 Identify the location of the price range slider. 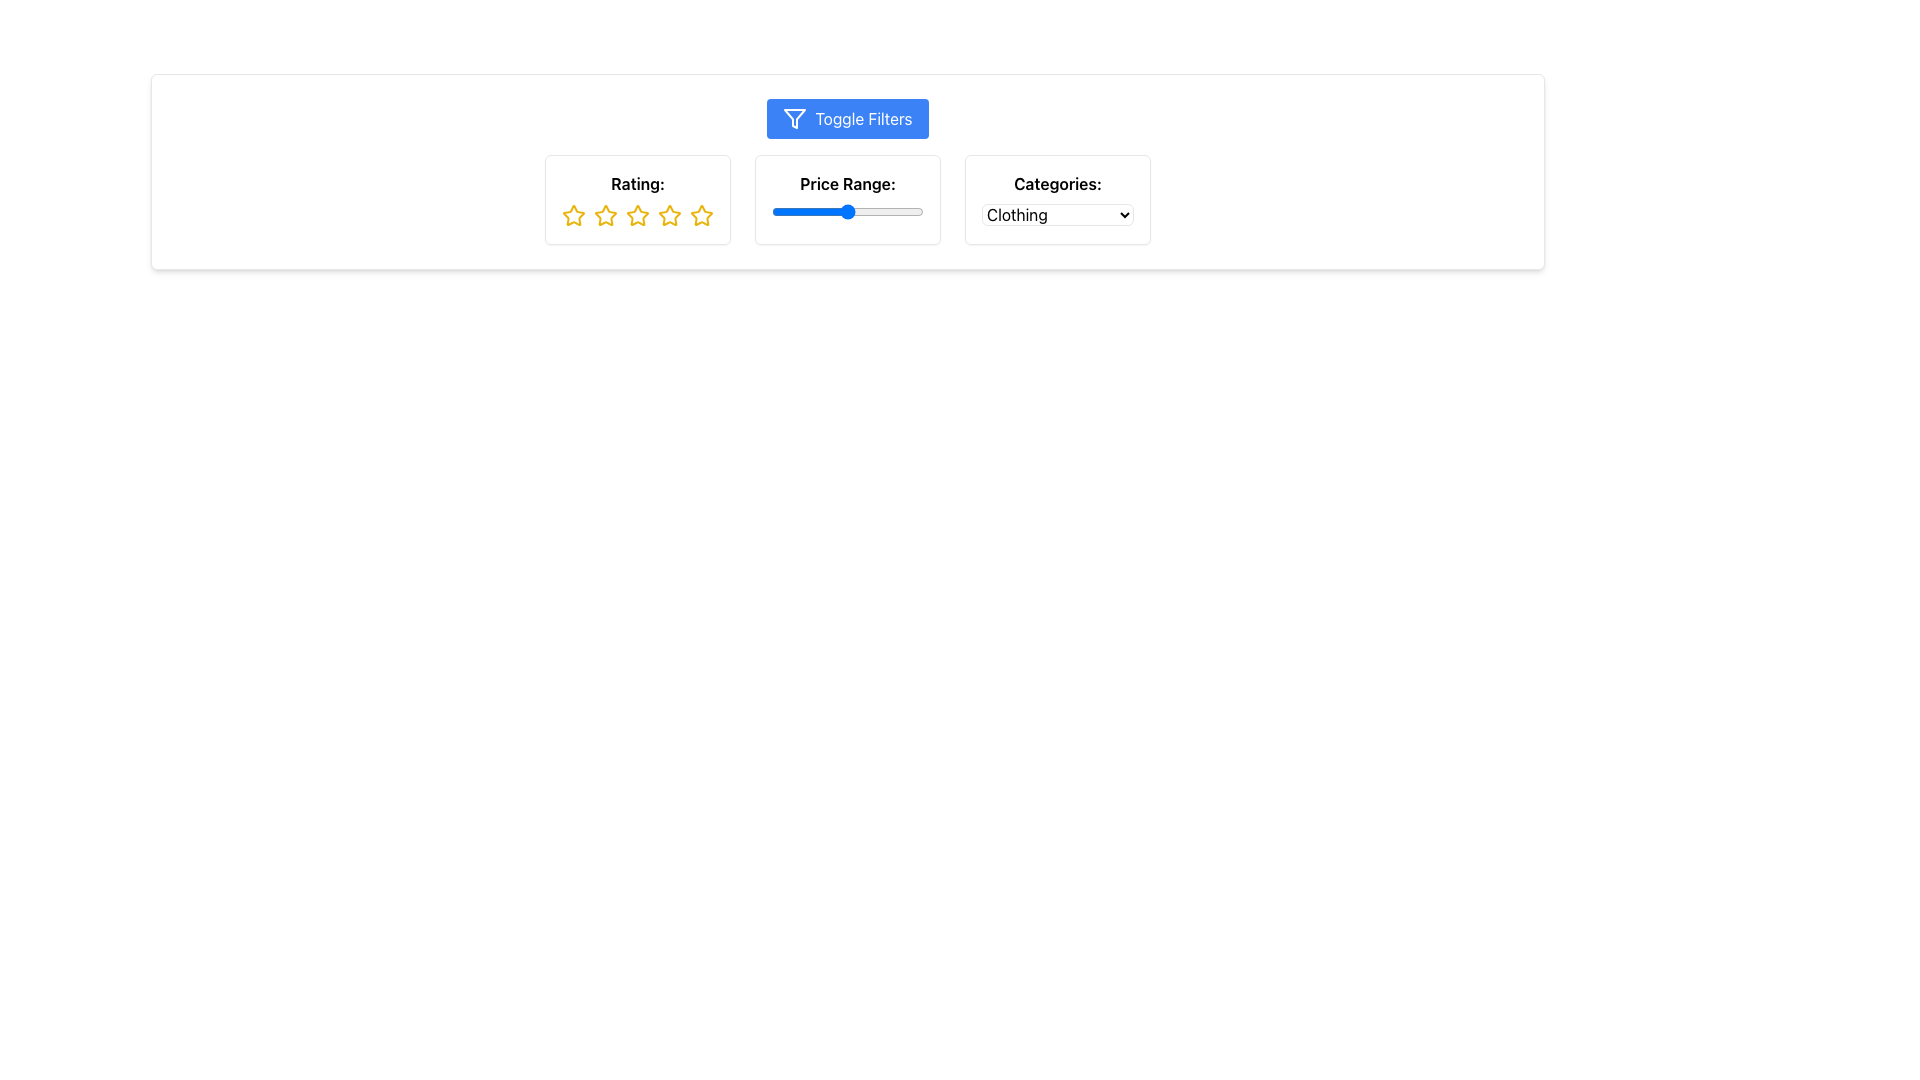
(852, 212).